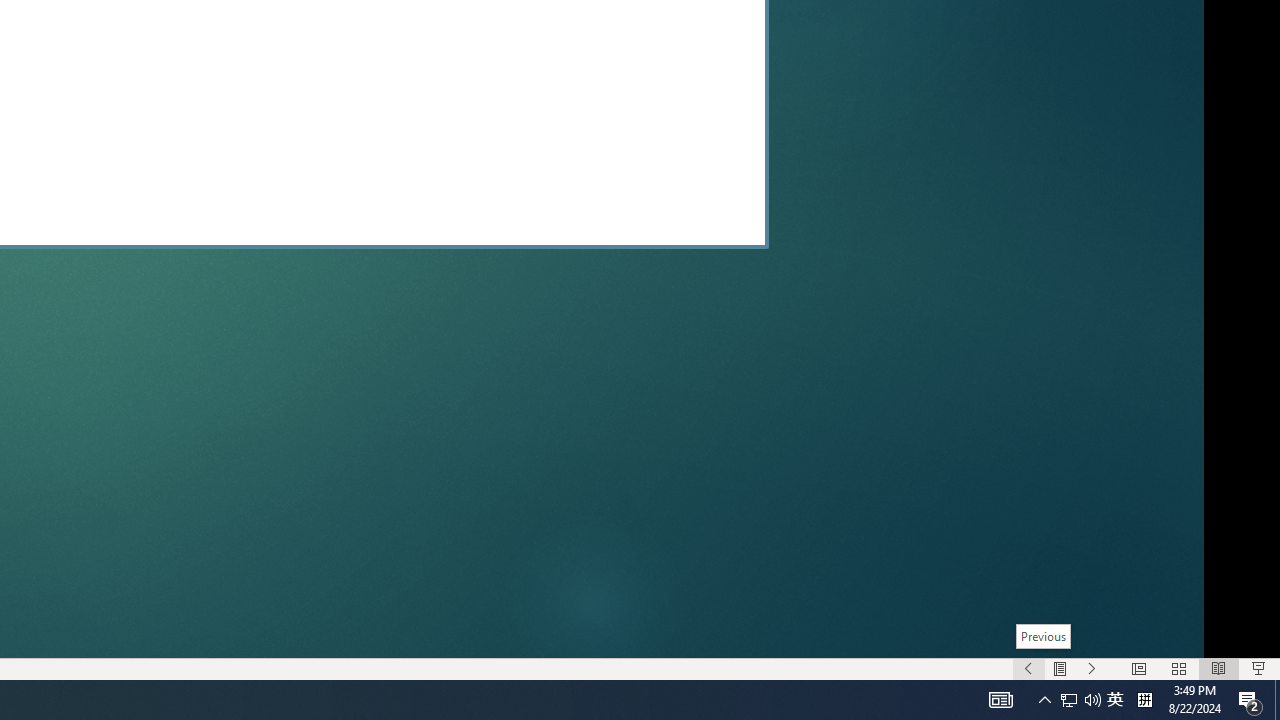 The image size is (1280, 720). I want to click on 'Previous', so click(1042, 636).